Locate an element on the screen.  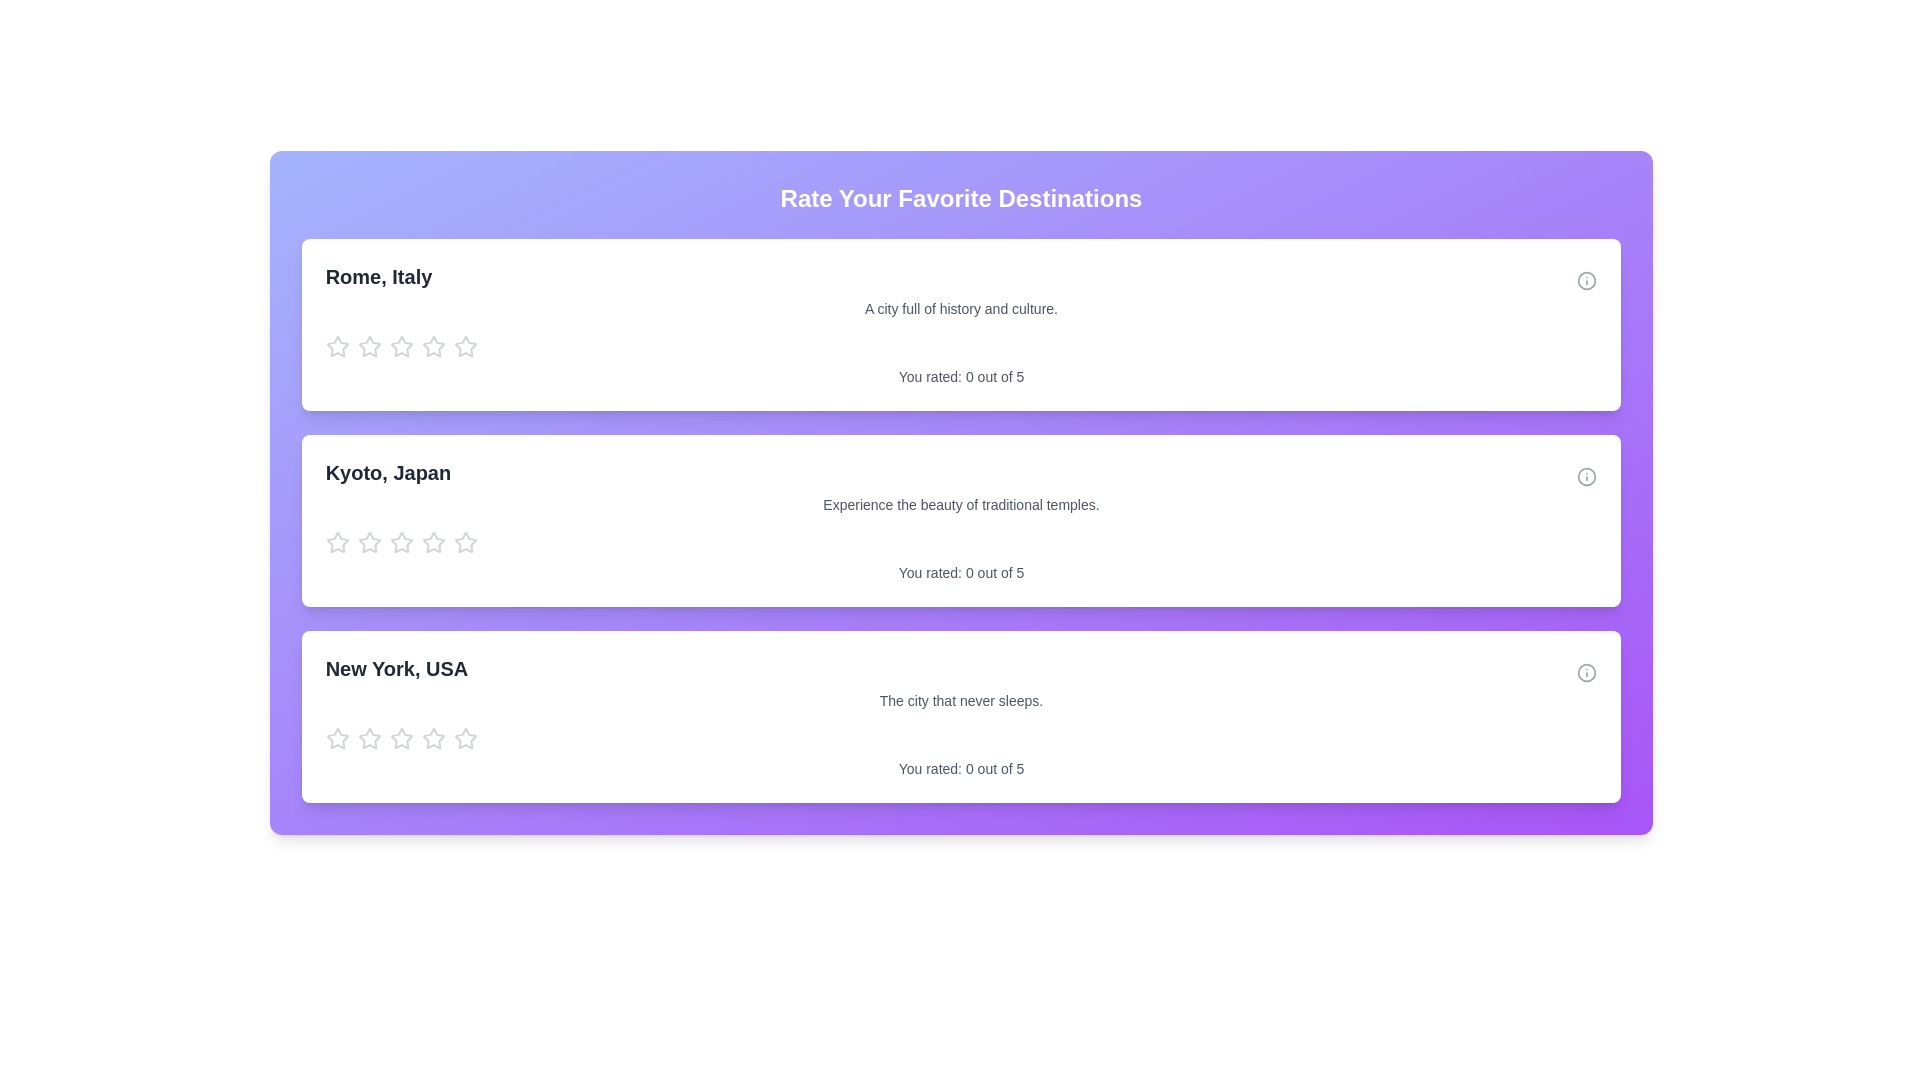
the first star-shaped rating icon in the row located beneath the section labeled 'Kyoto, Japan' to rate it is located at coordinates (337, 543).